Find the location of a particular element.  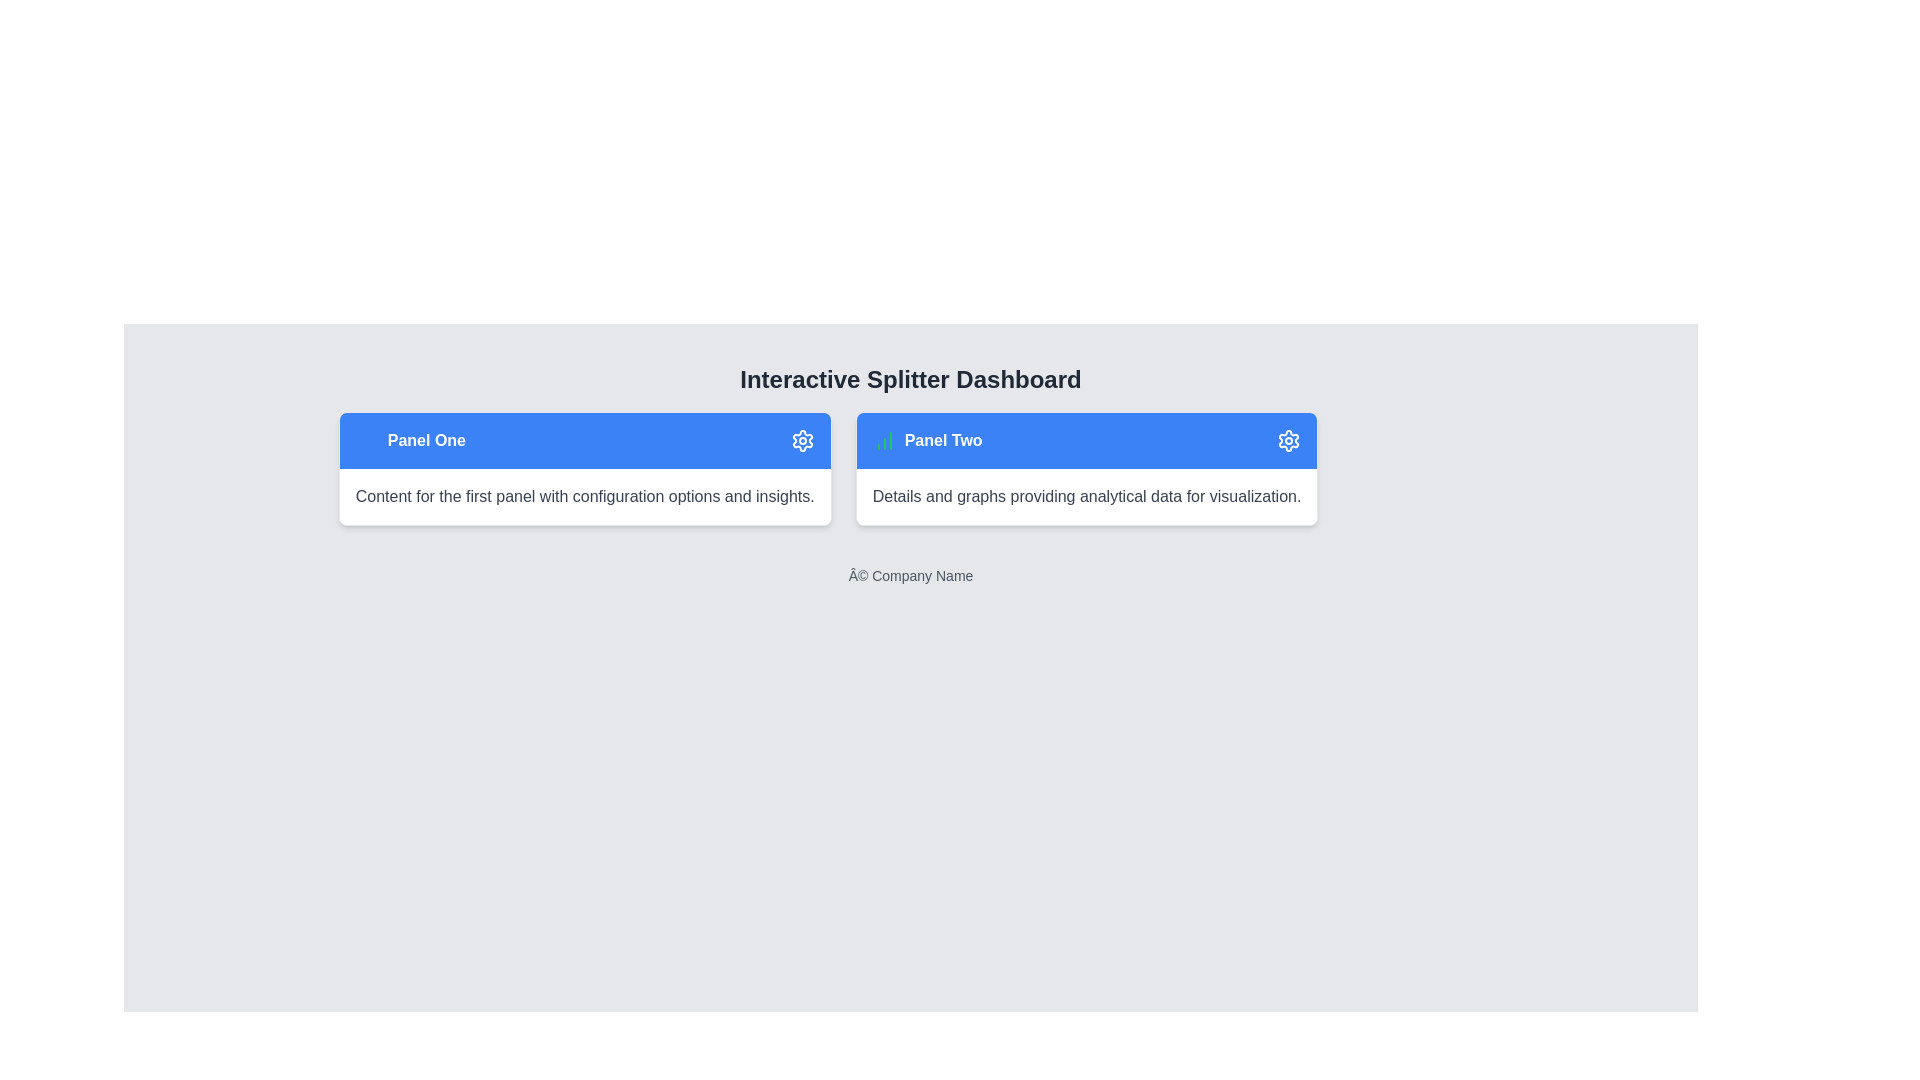

the cogwheel-style settings icon located at the far-right side of the header area of 'Panel One' is located at coordinates (802, 439).